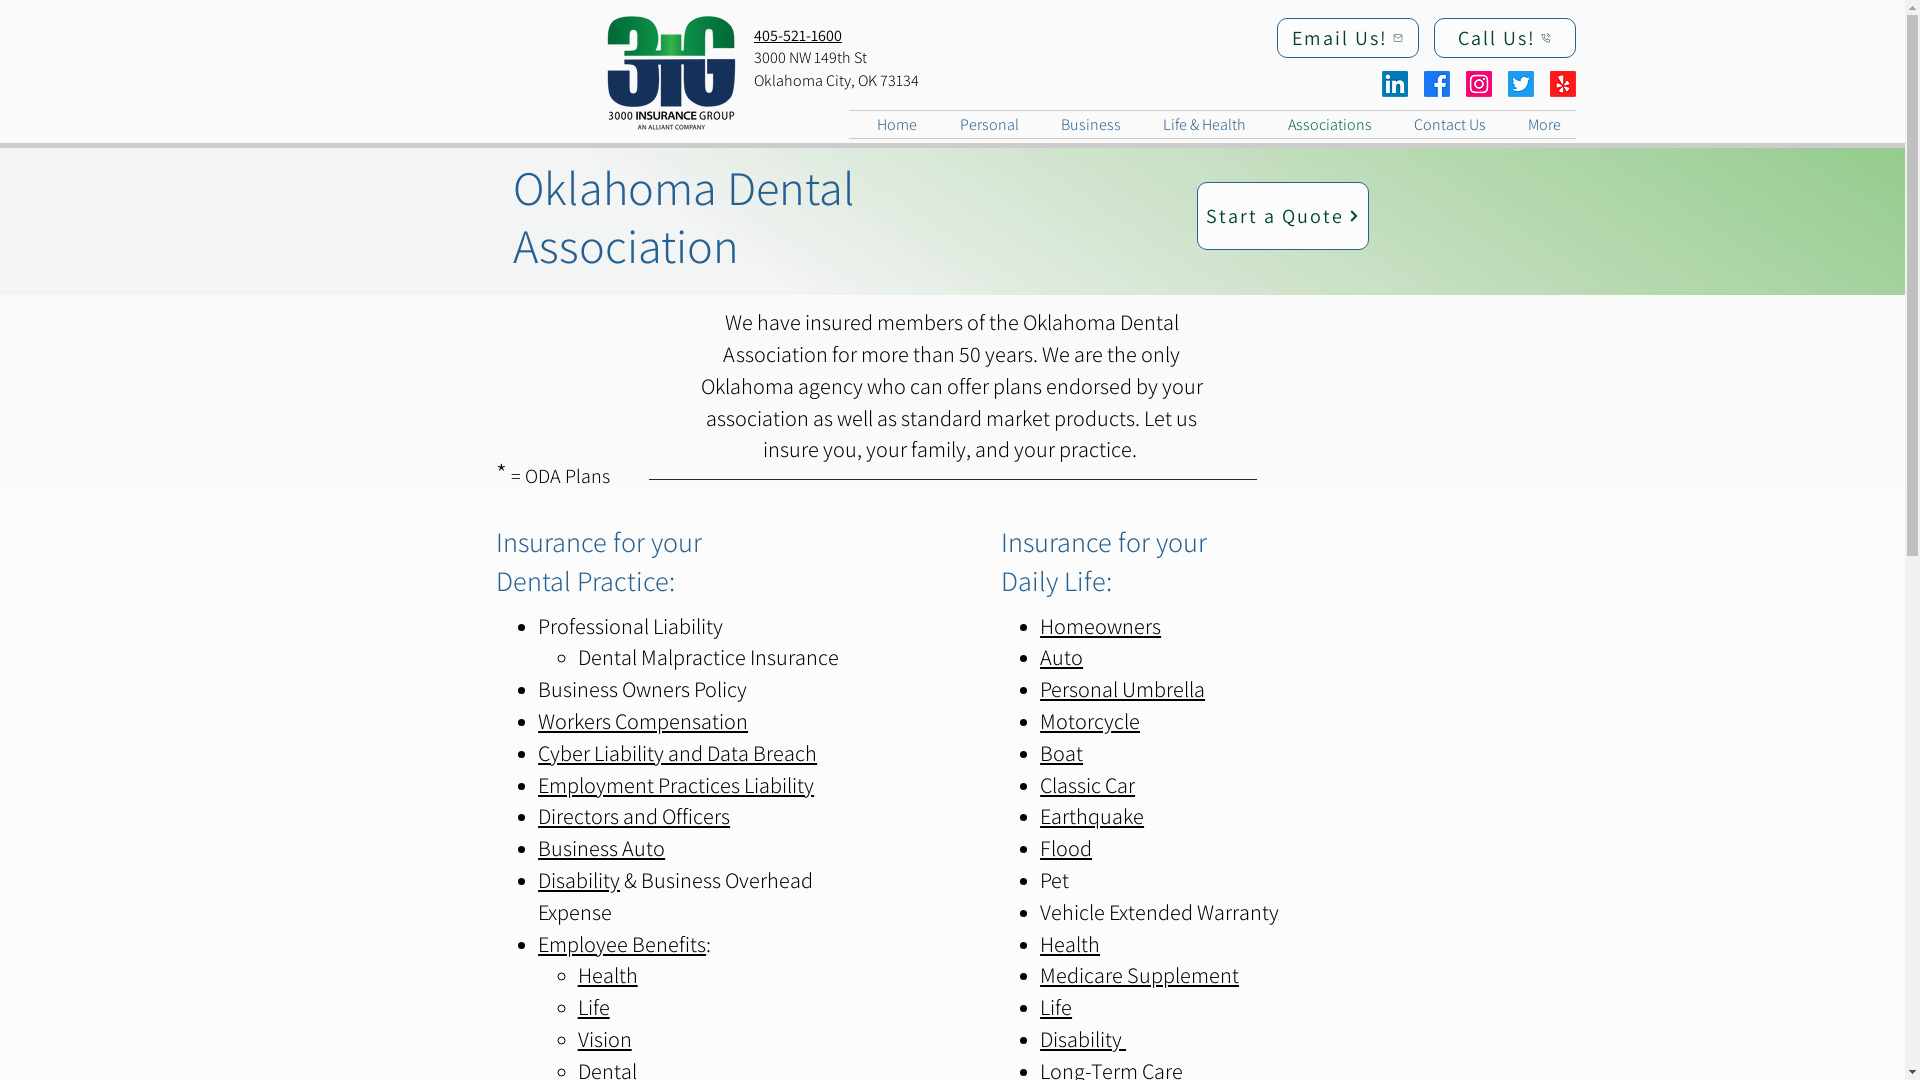 The image size is (1920, 1080). Describe the element at coordinates (1099, 625) in the screenshot. I see `'Homeowners'` at that location.